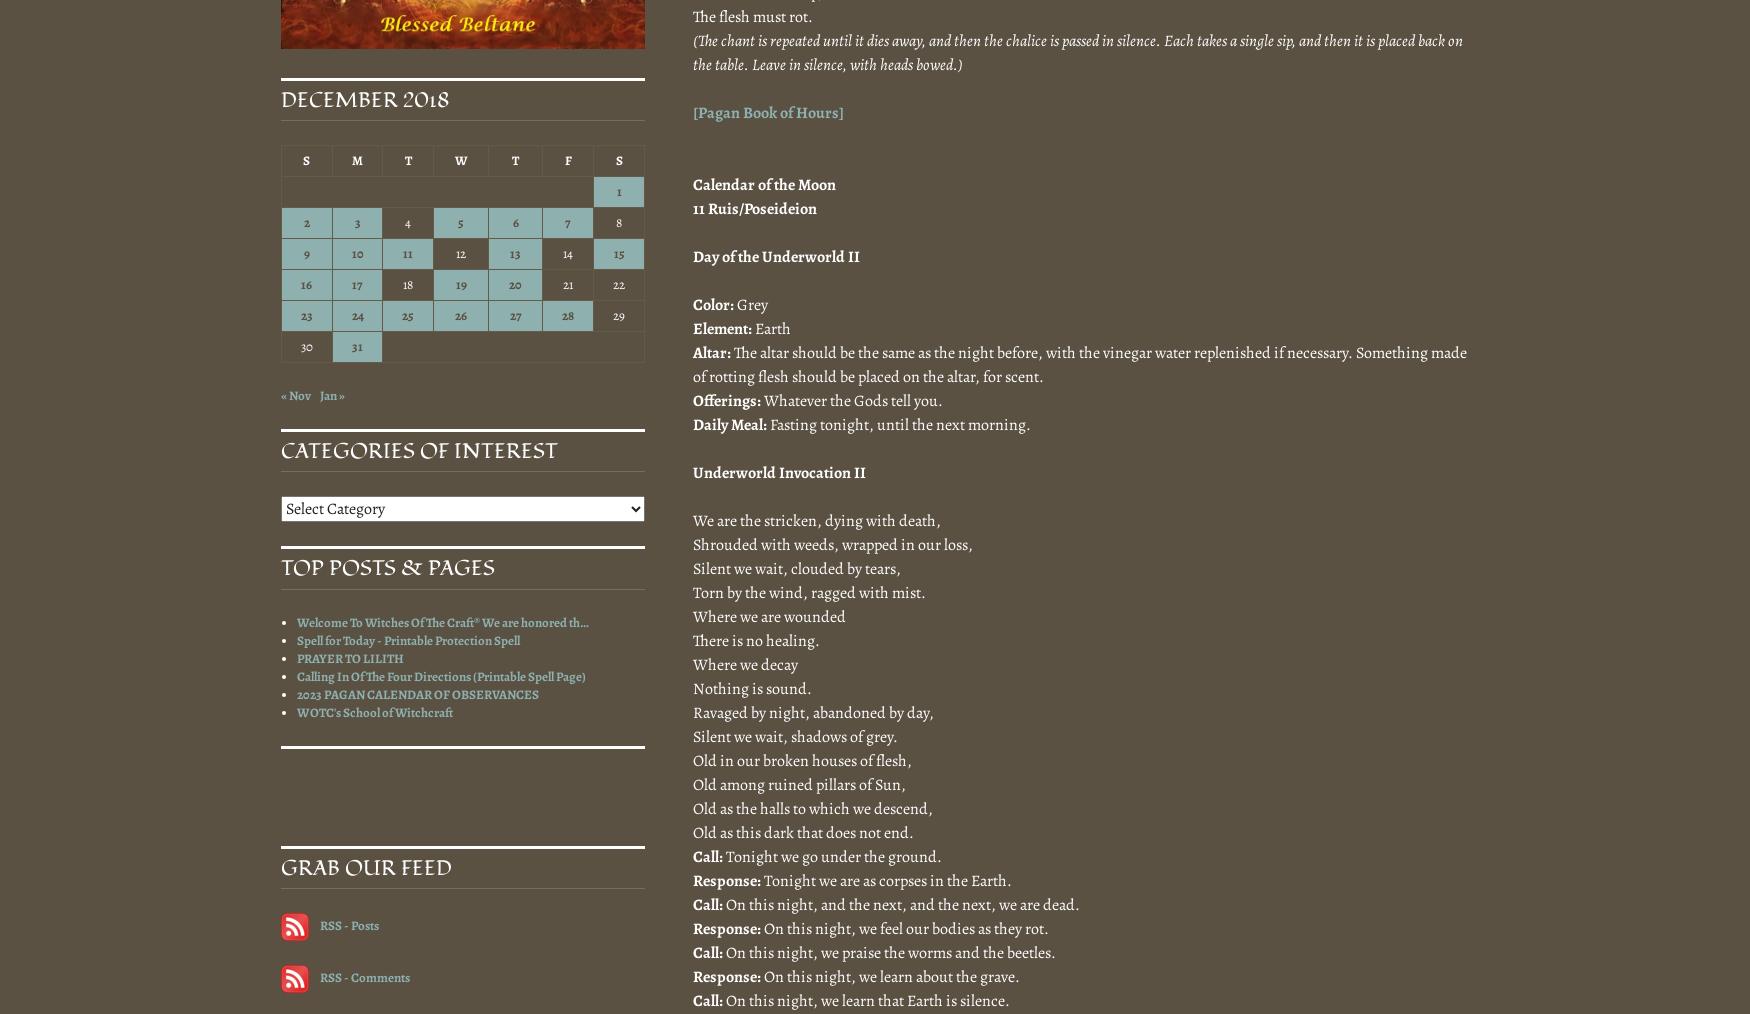 The image size is (1750, 1014). Describe the element at coordinates (441, 675) in the screenshot. I see `'Calling In Of The Four Directions (Printable Spell Page)'` at that location.